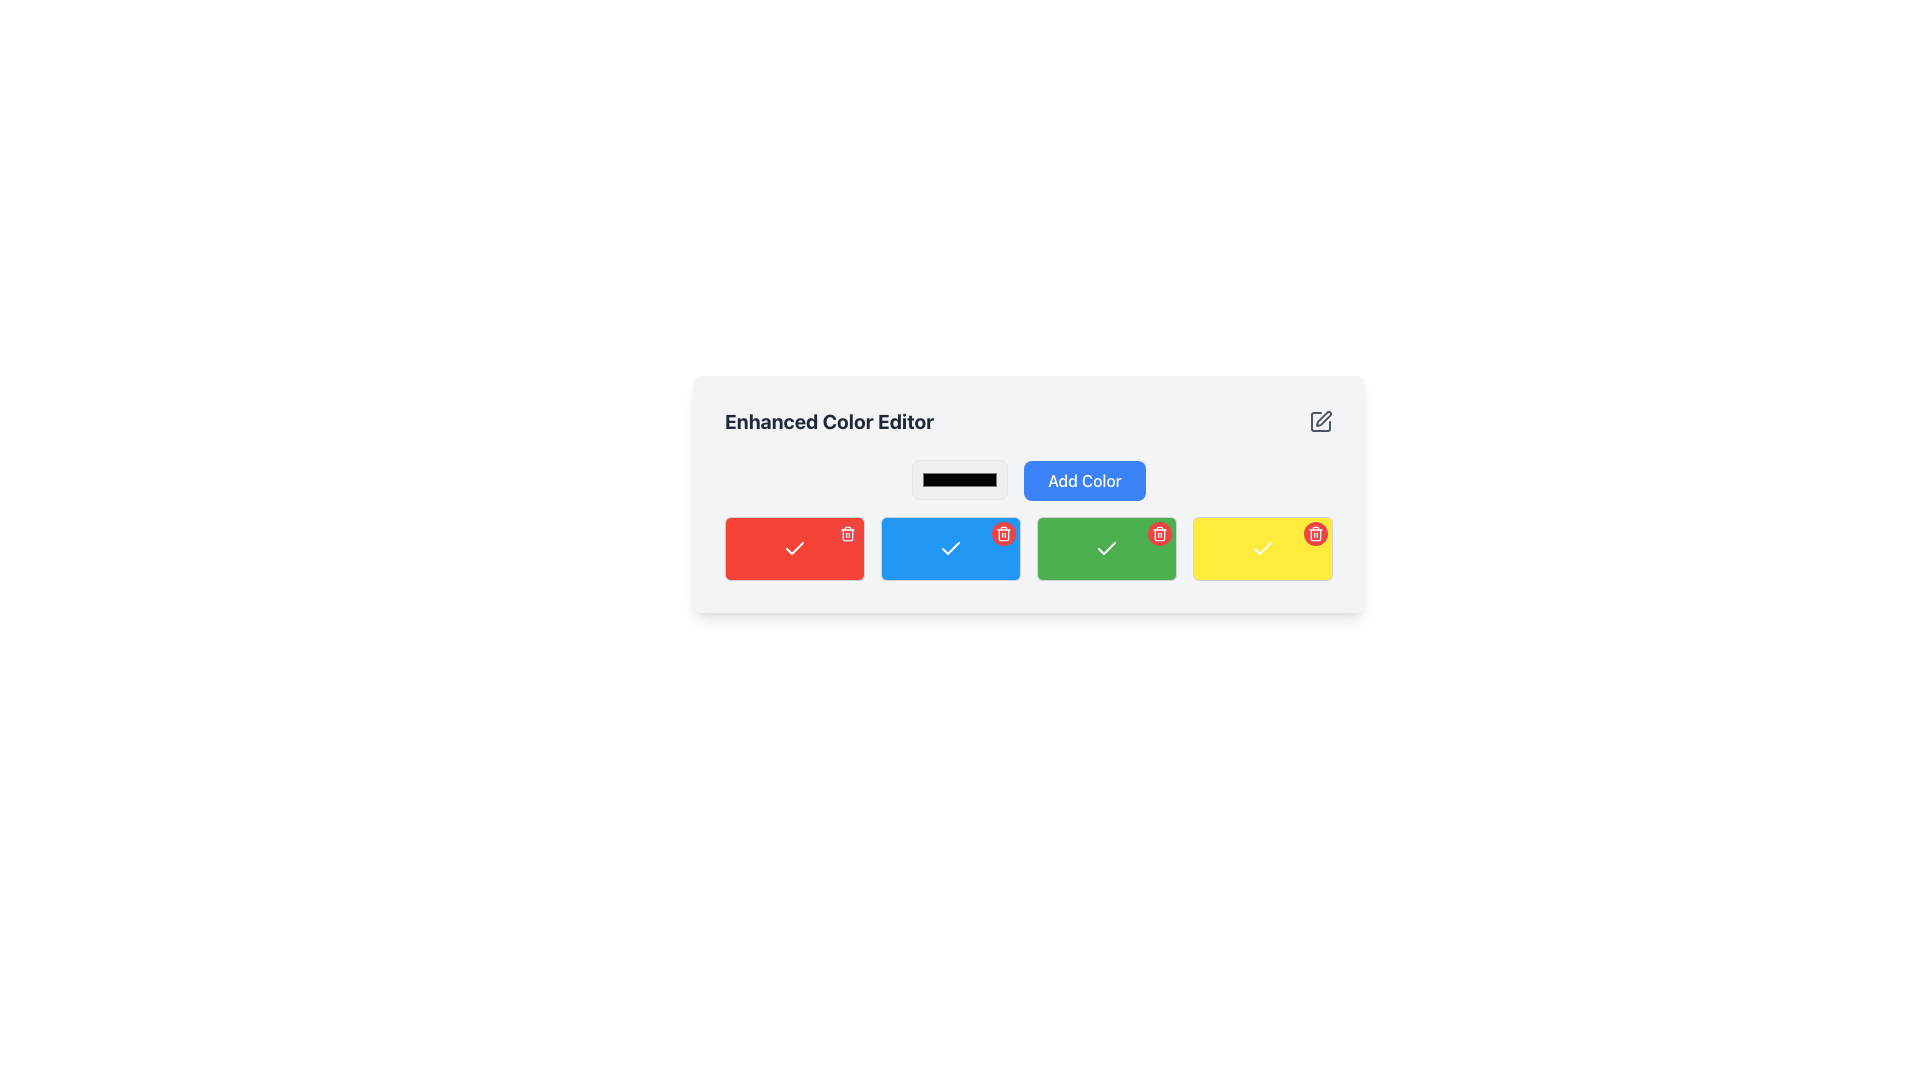  I want to click on the trash can button with a red background located at the top-right corner of the white card, so click(848, 532).